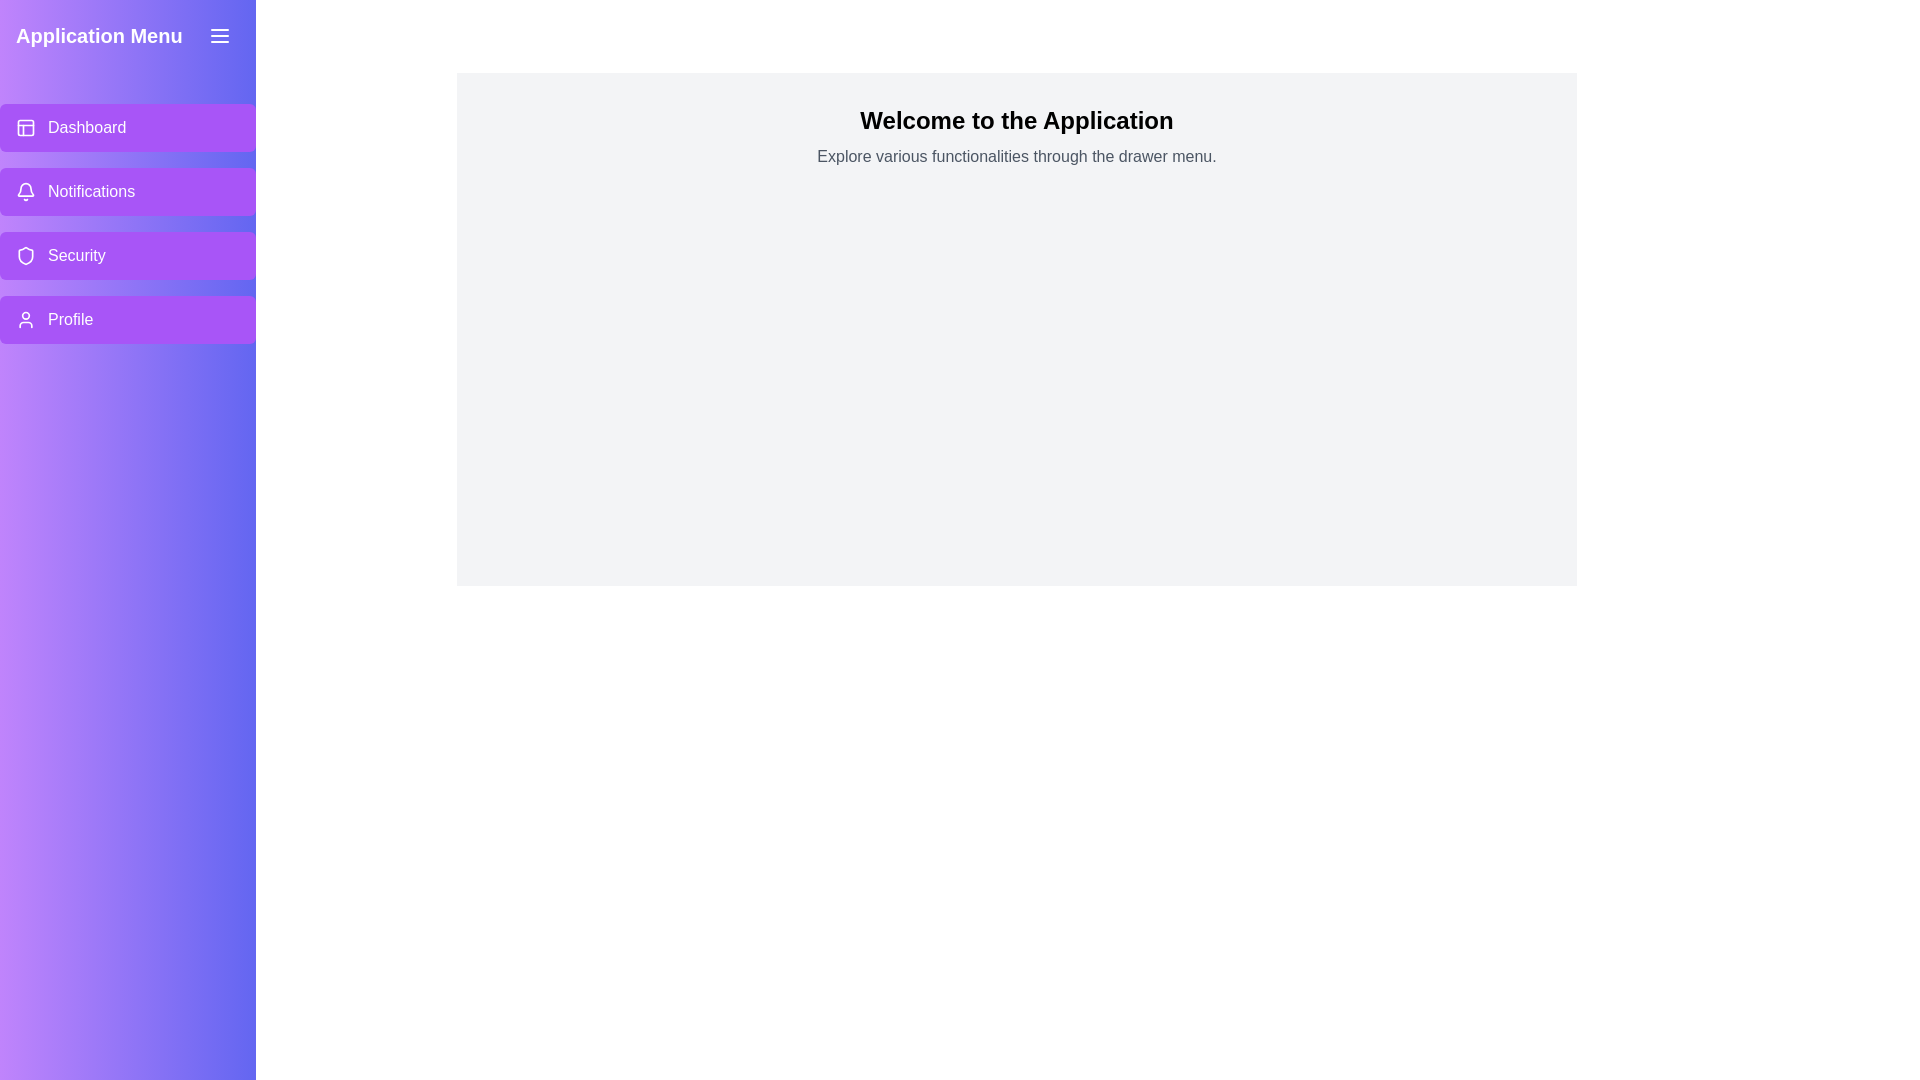 The height and width of the screenshot is (1080, 1920). Describe the element at coordinates (127, 192) in the screenshot. I see `the menu item labeled Notifications` at that location.